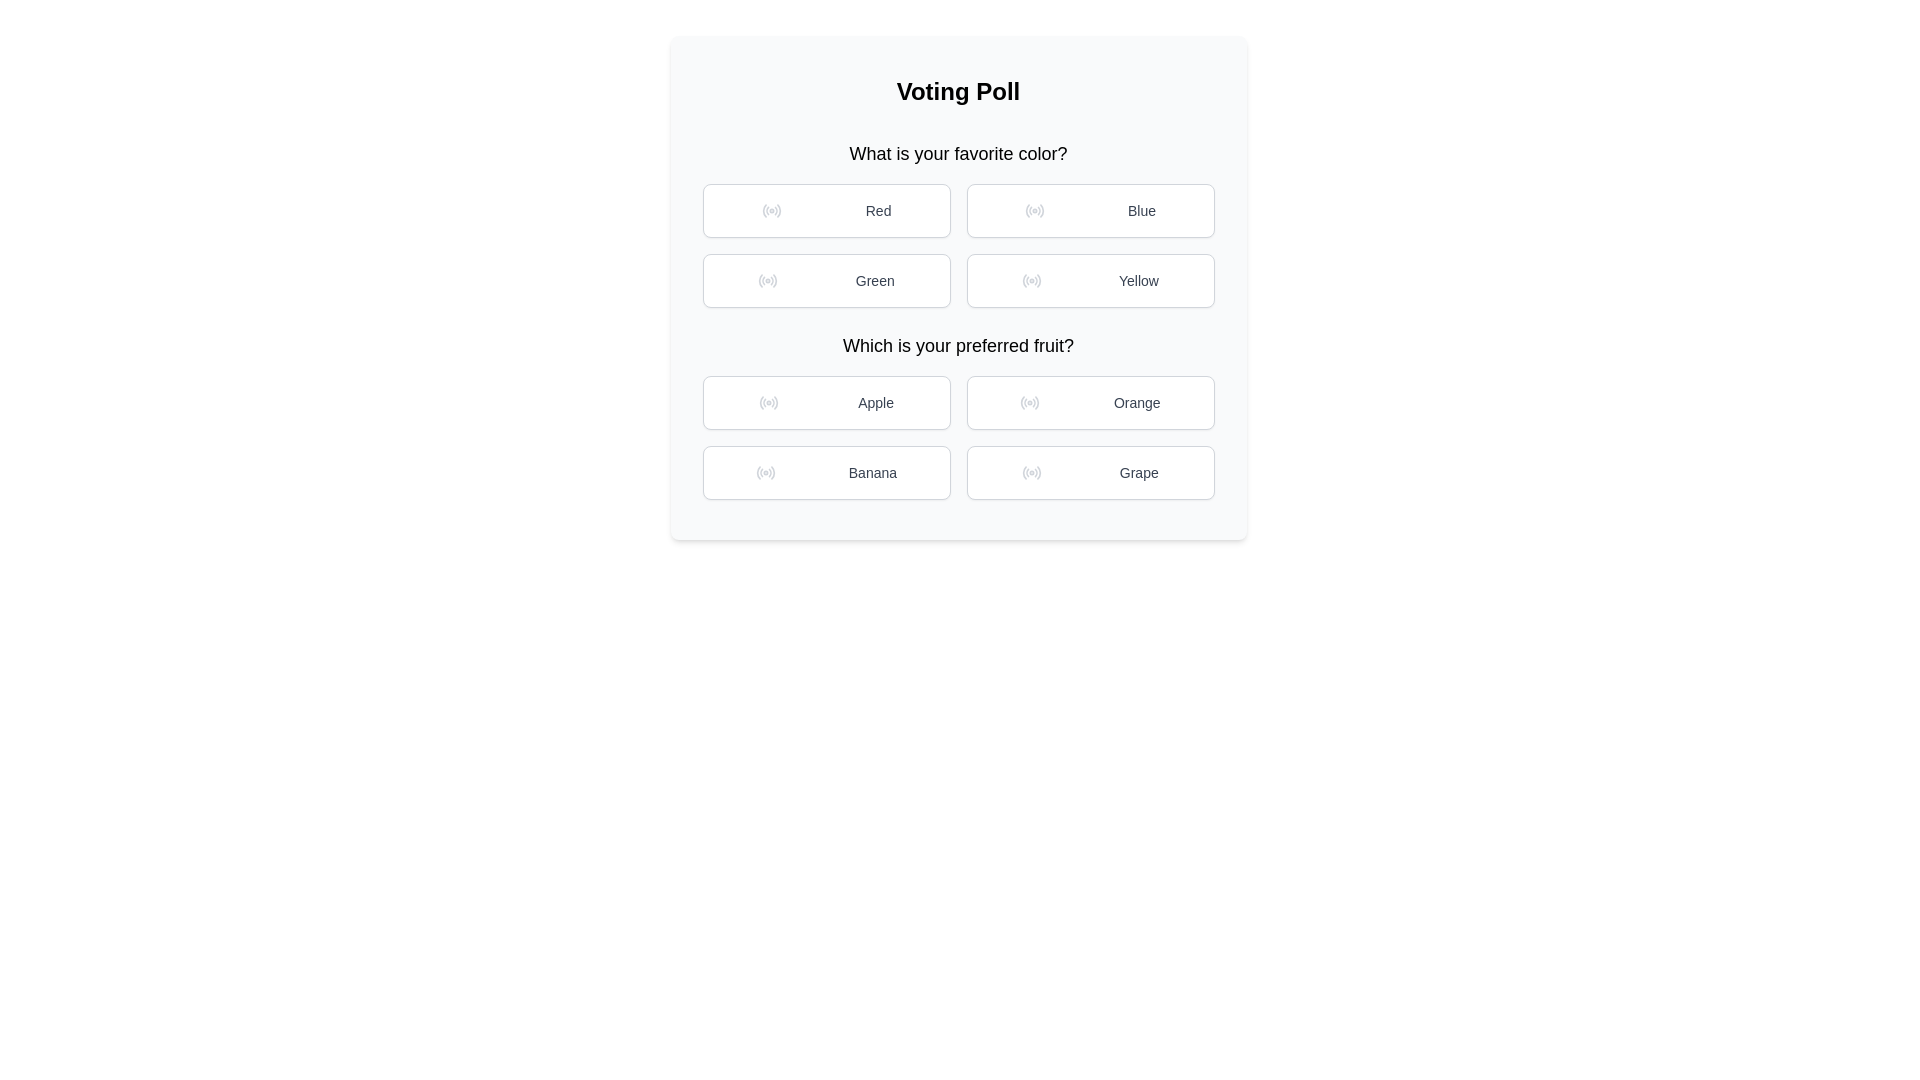 This screenshot has width=1920, height=1080. What do you see at coordinates (1139, 473) in the screenshot?
I see `the text label 'Grape' which is part of the interactive button for the second question 'Which is your preferred fruit?' located in the bottom-right position of the second group of options` at bounding box center [1139, 473].